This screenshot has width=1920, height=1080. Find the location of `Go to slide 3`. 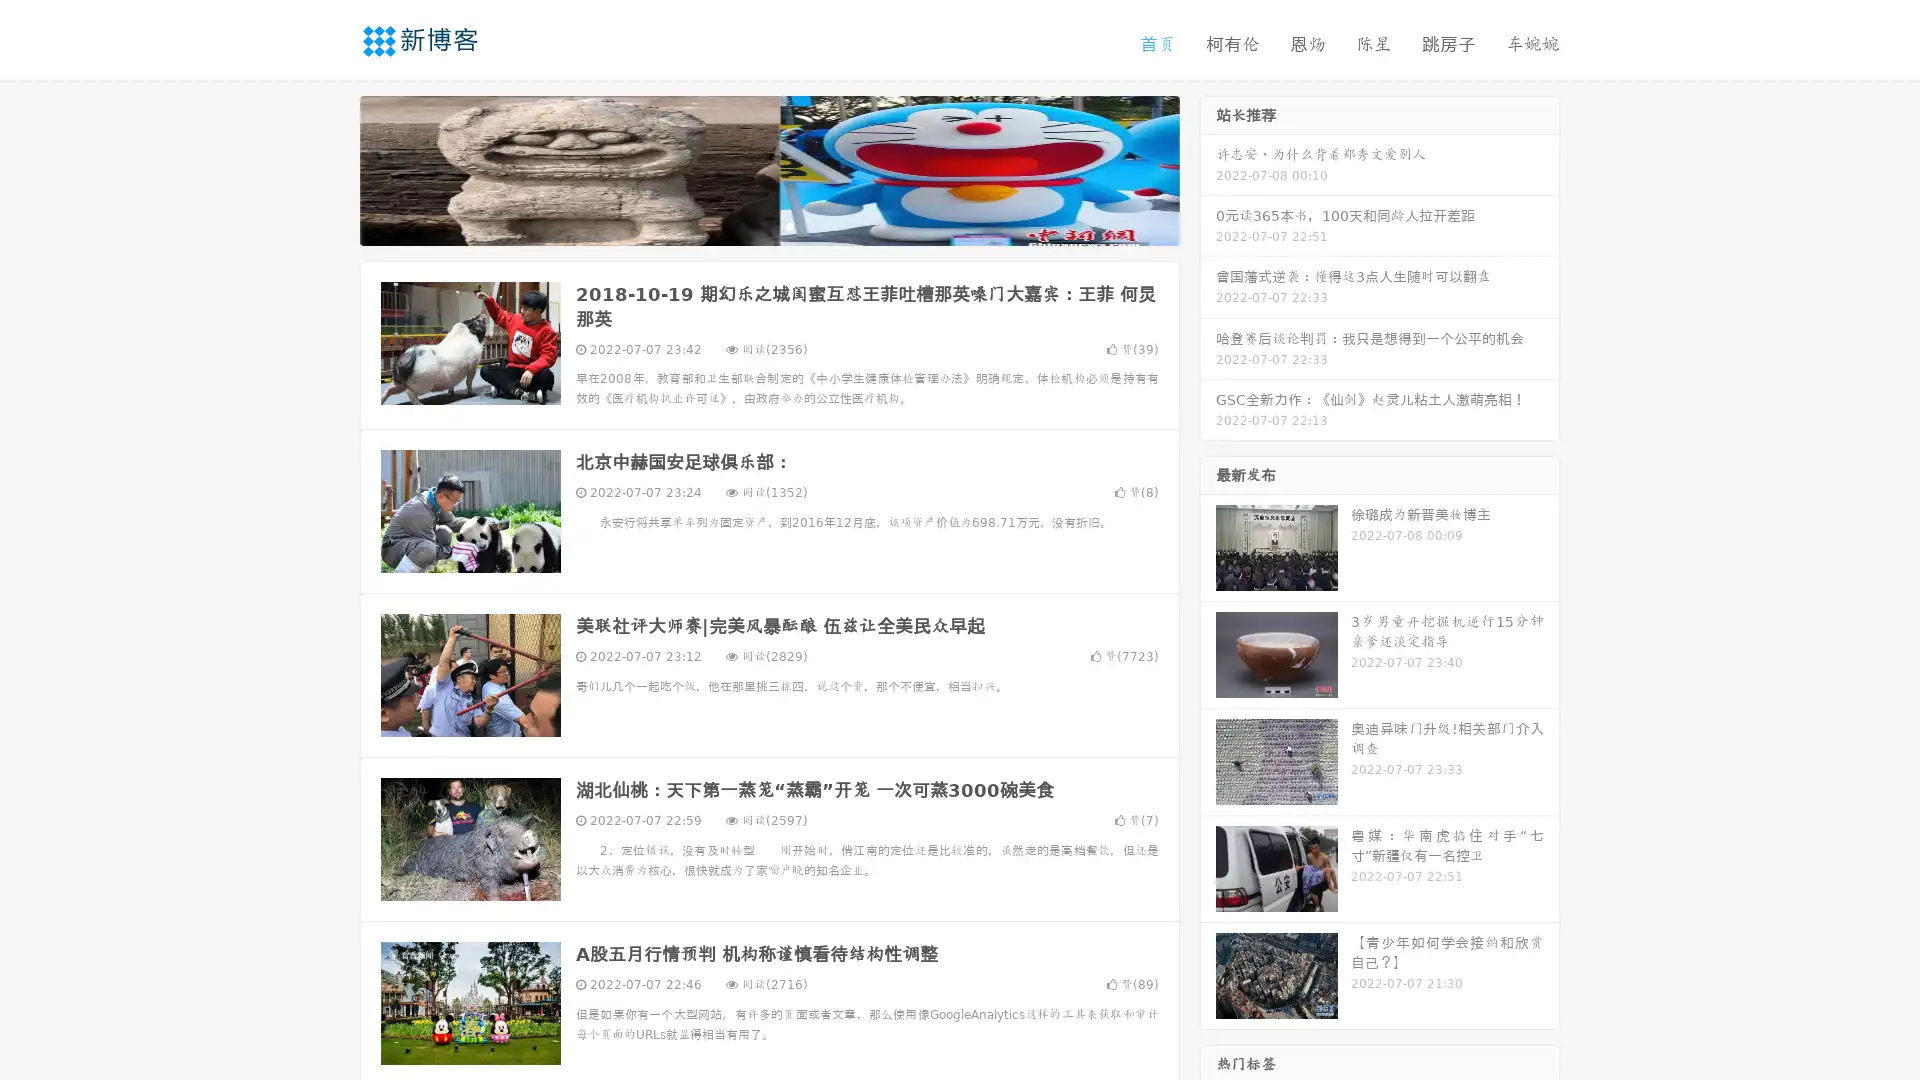

Go to slide 3 is located at coordinates (789, 225).